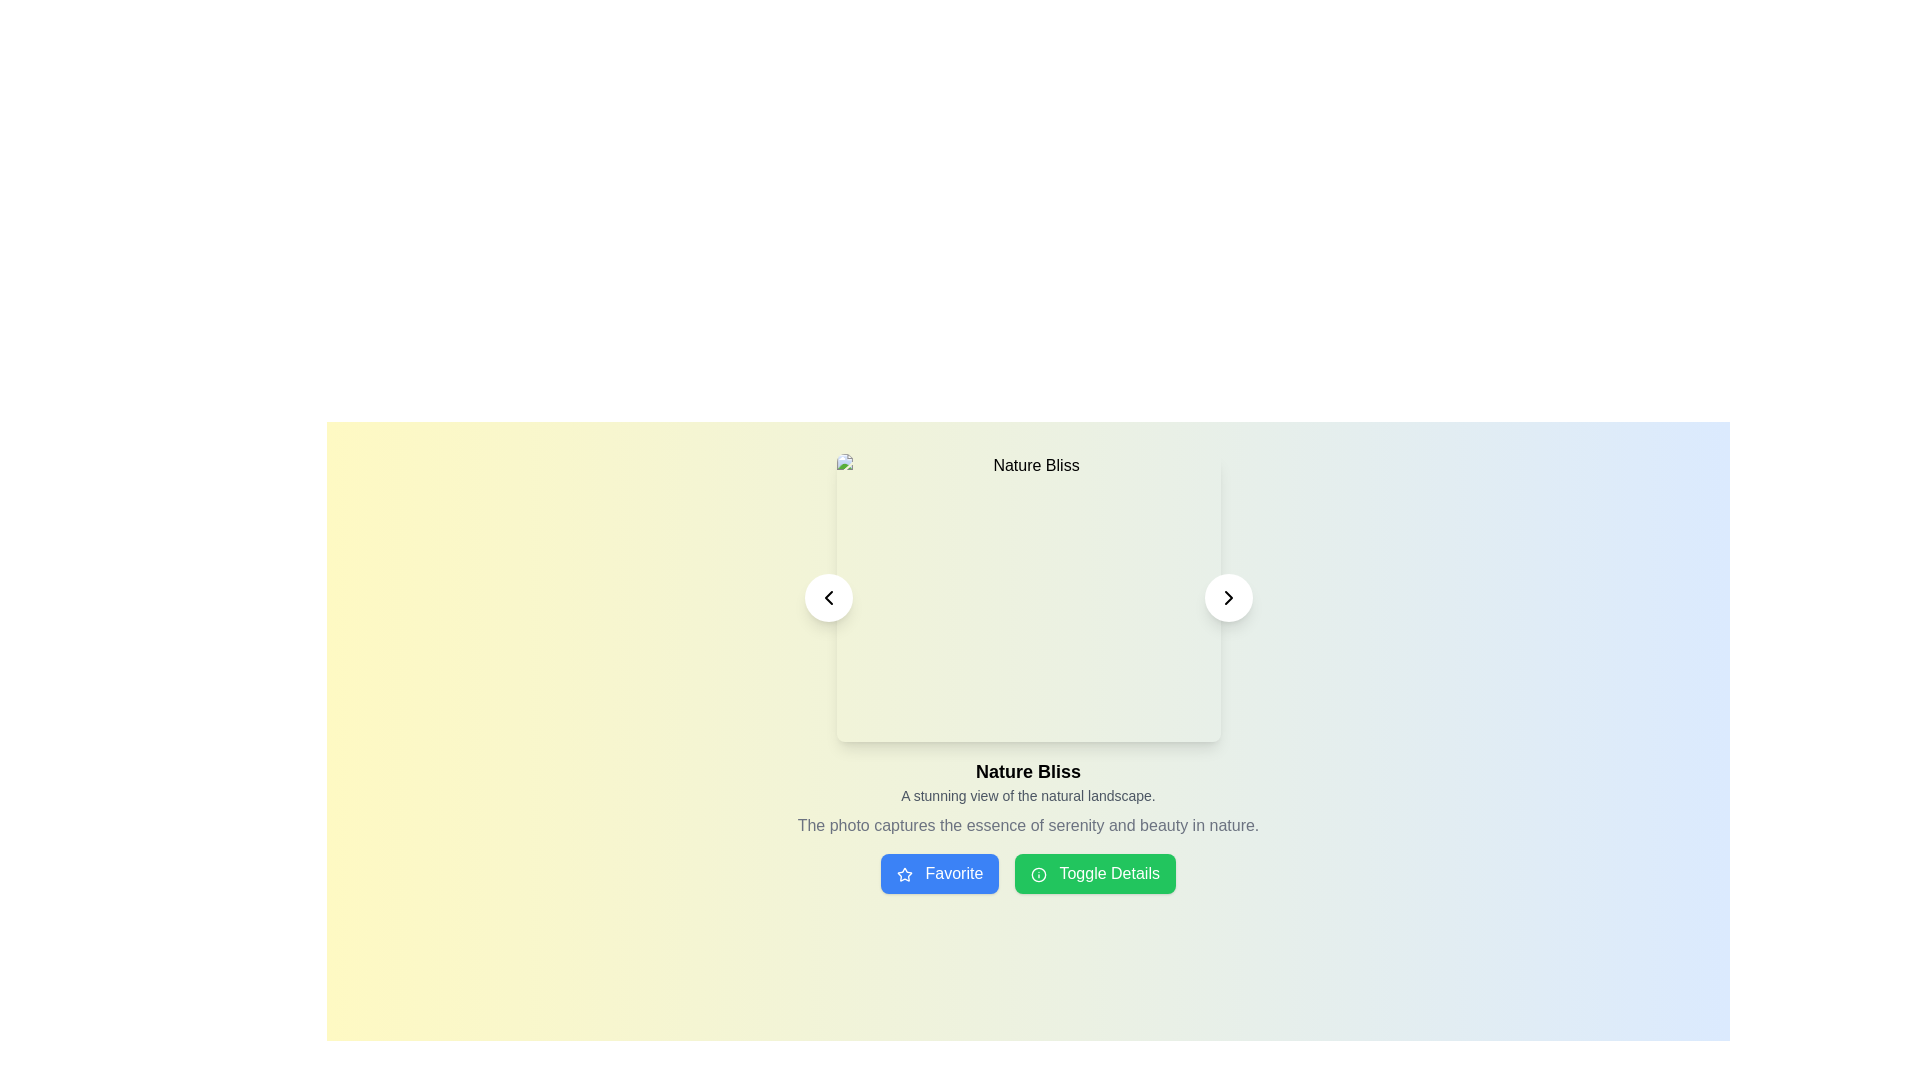 This screenshot has width=1920, height=1080. What do you see at coordinates (1028, 770) in the screenshot?
I see `the heading text label 'Nature Bliss', which is styled in a bold, large font and positioned centrally in the content section above the descriptive text` at bounding box center [1028, 770].